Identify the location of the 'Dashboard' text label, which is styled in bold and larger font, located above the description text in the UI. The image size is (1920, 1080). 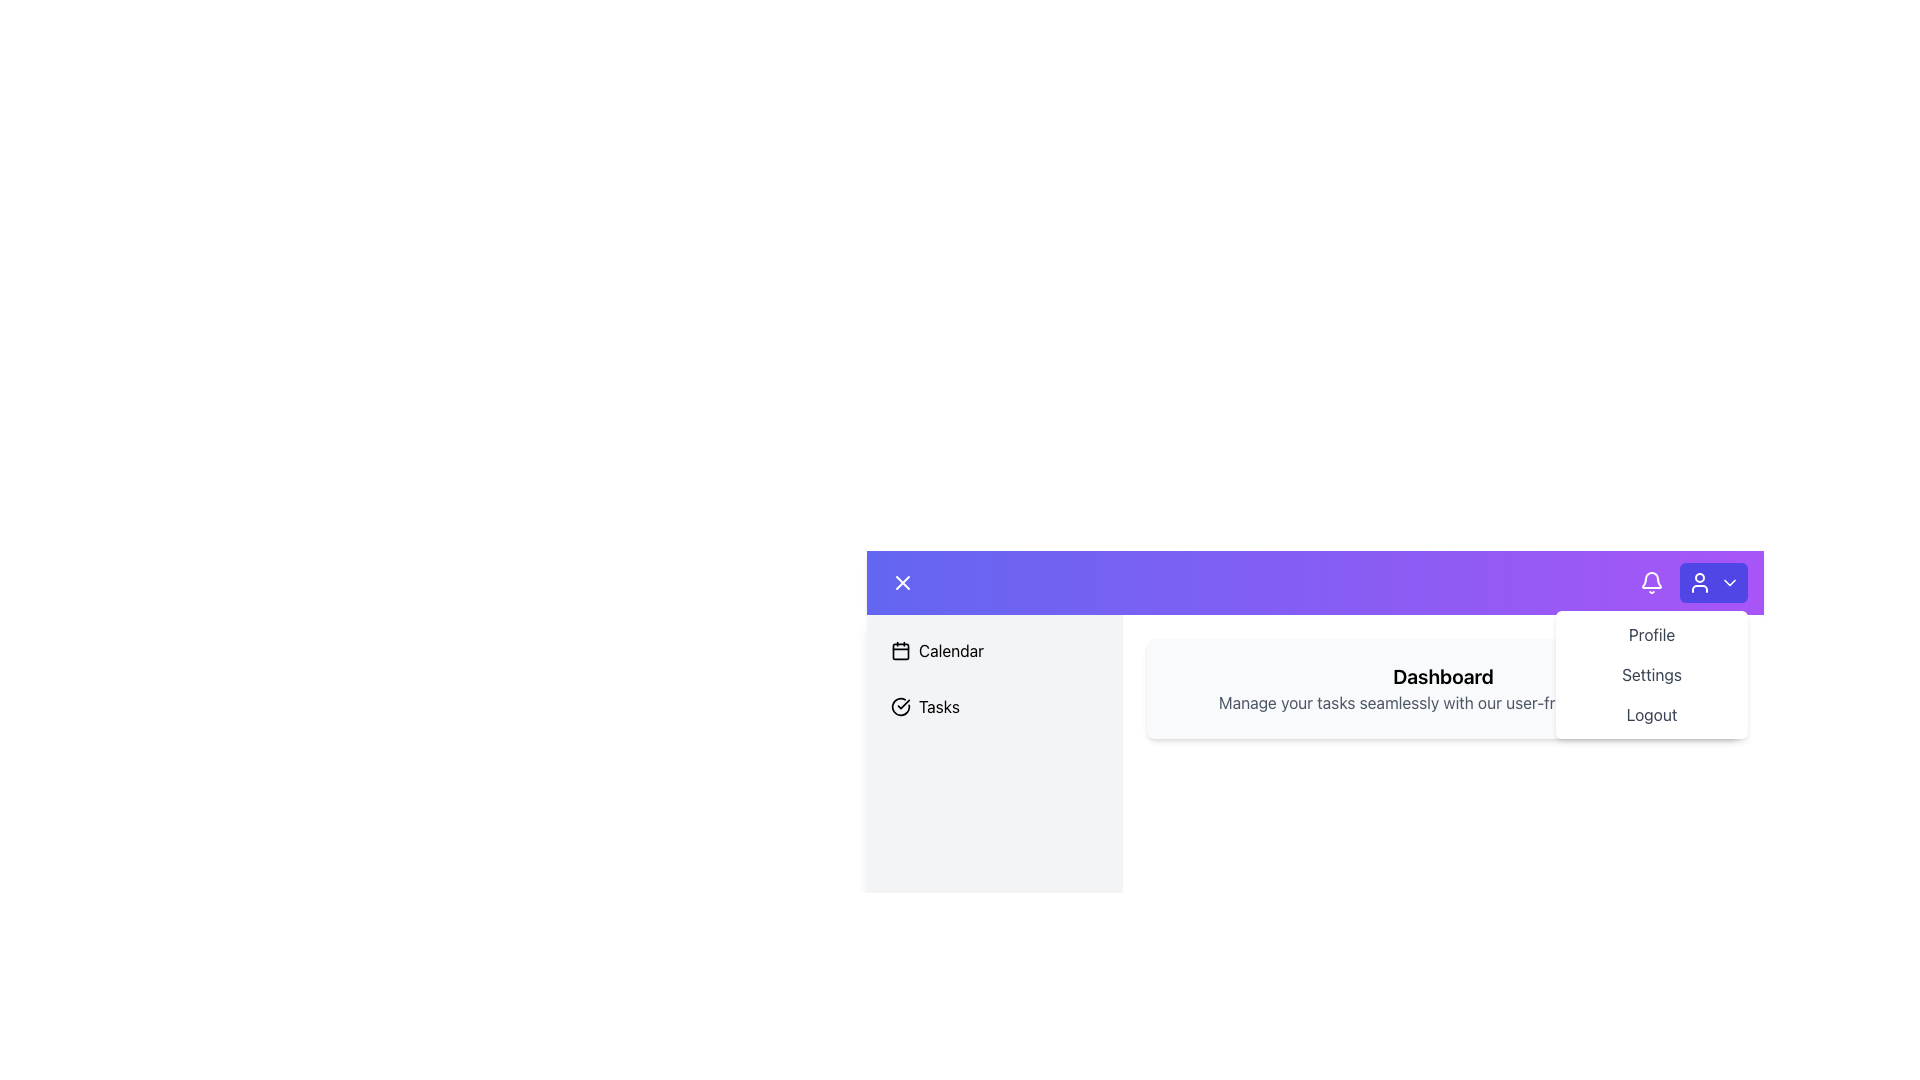
(1443, 676).